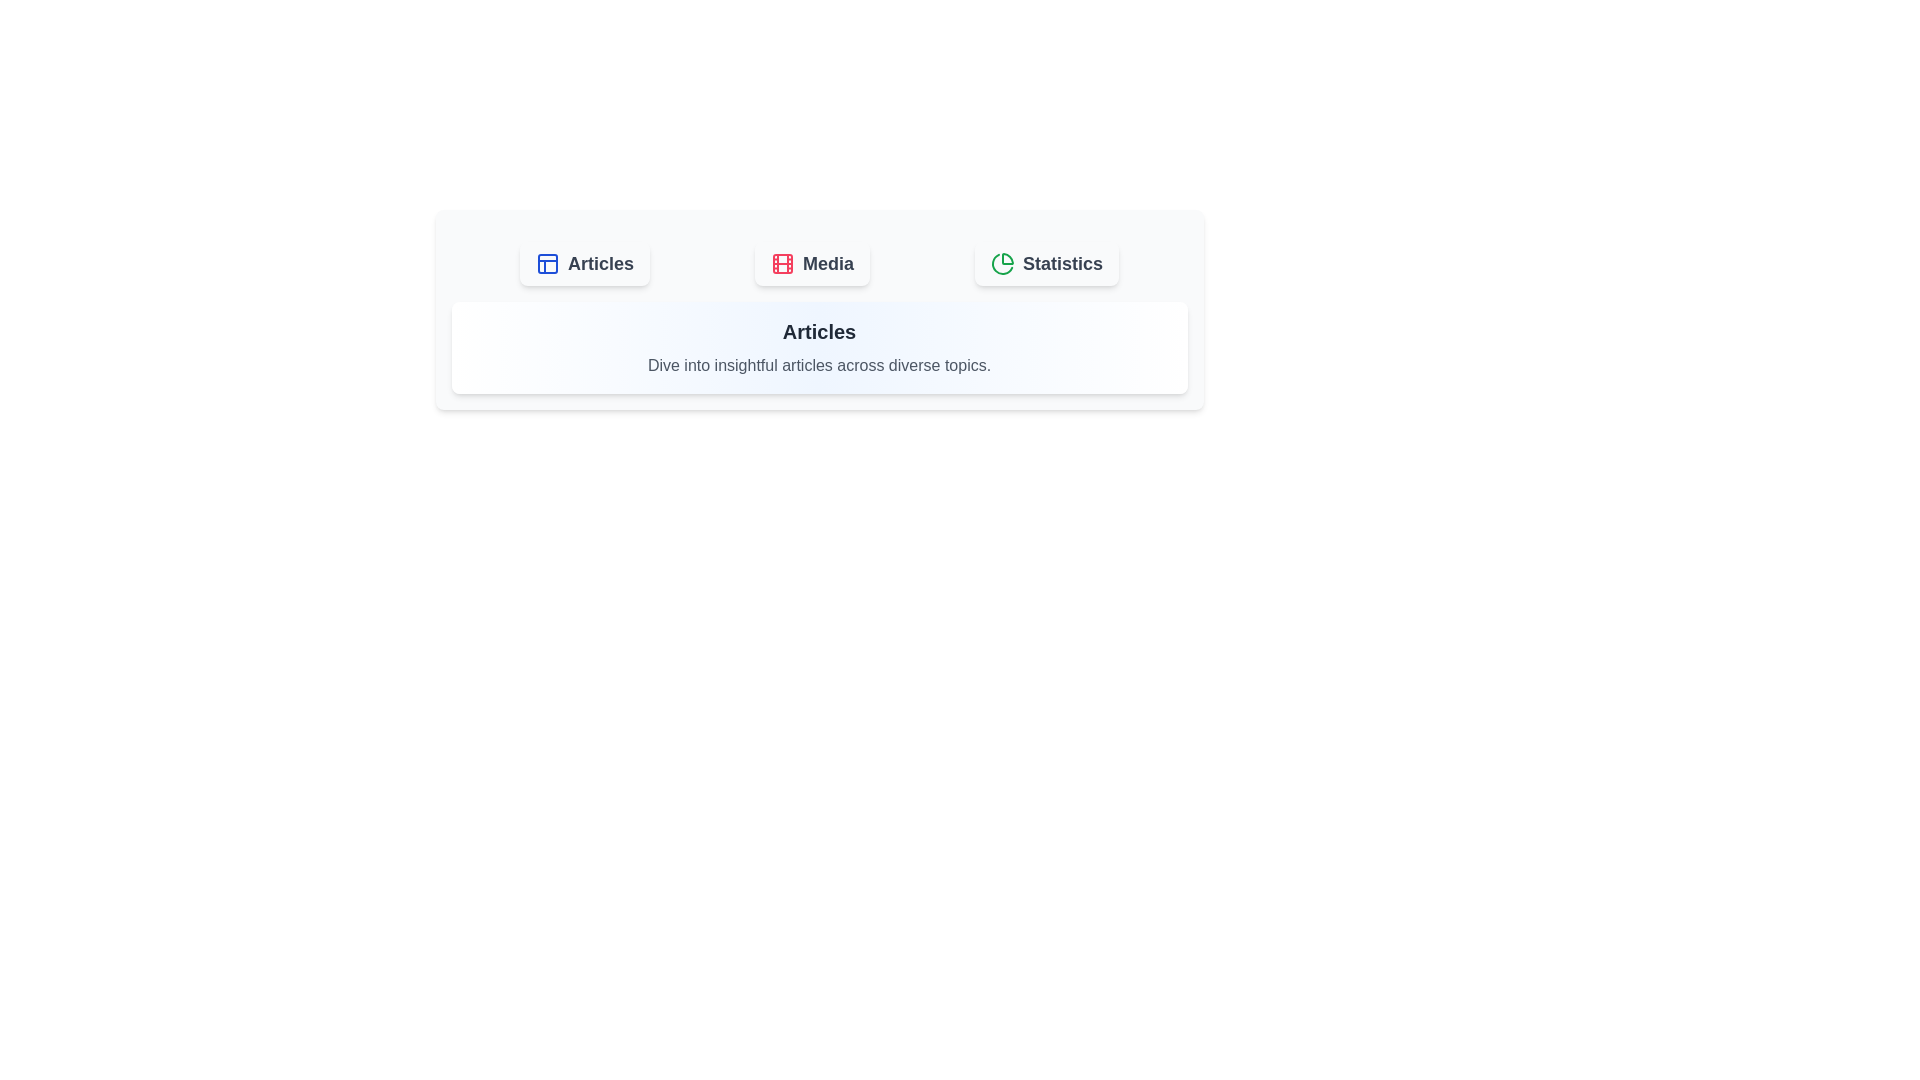 The width and height of the screenshot is (1920, 1080). Describe the element at coordinates (584, 262) in the screenshot. I see `the tab labeled Articles to see its hover effect` at that location.